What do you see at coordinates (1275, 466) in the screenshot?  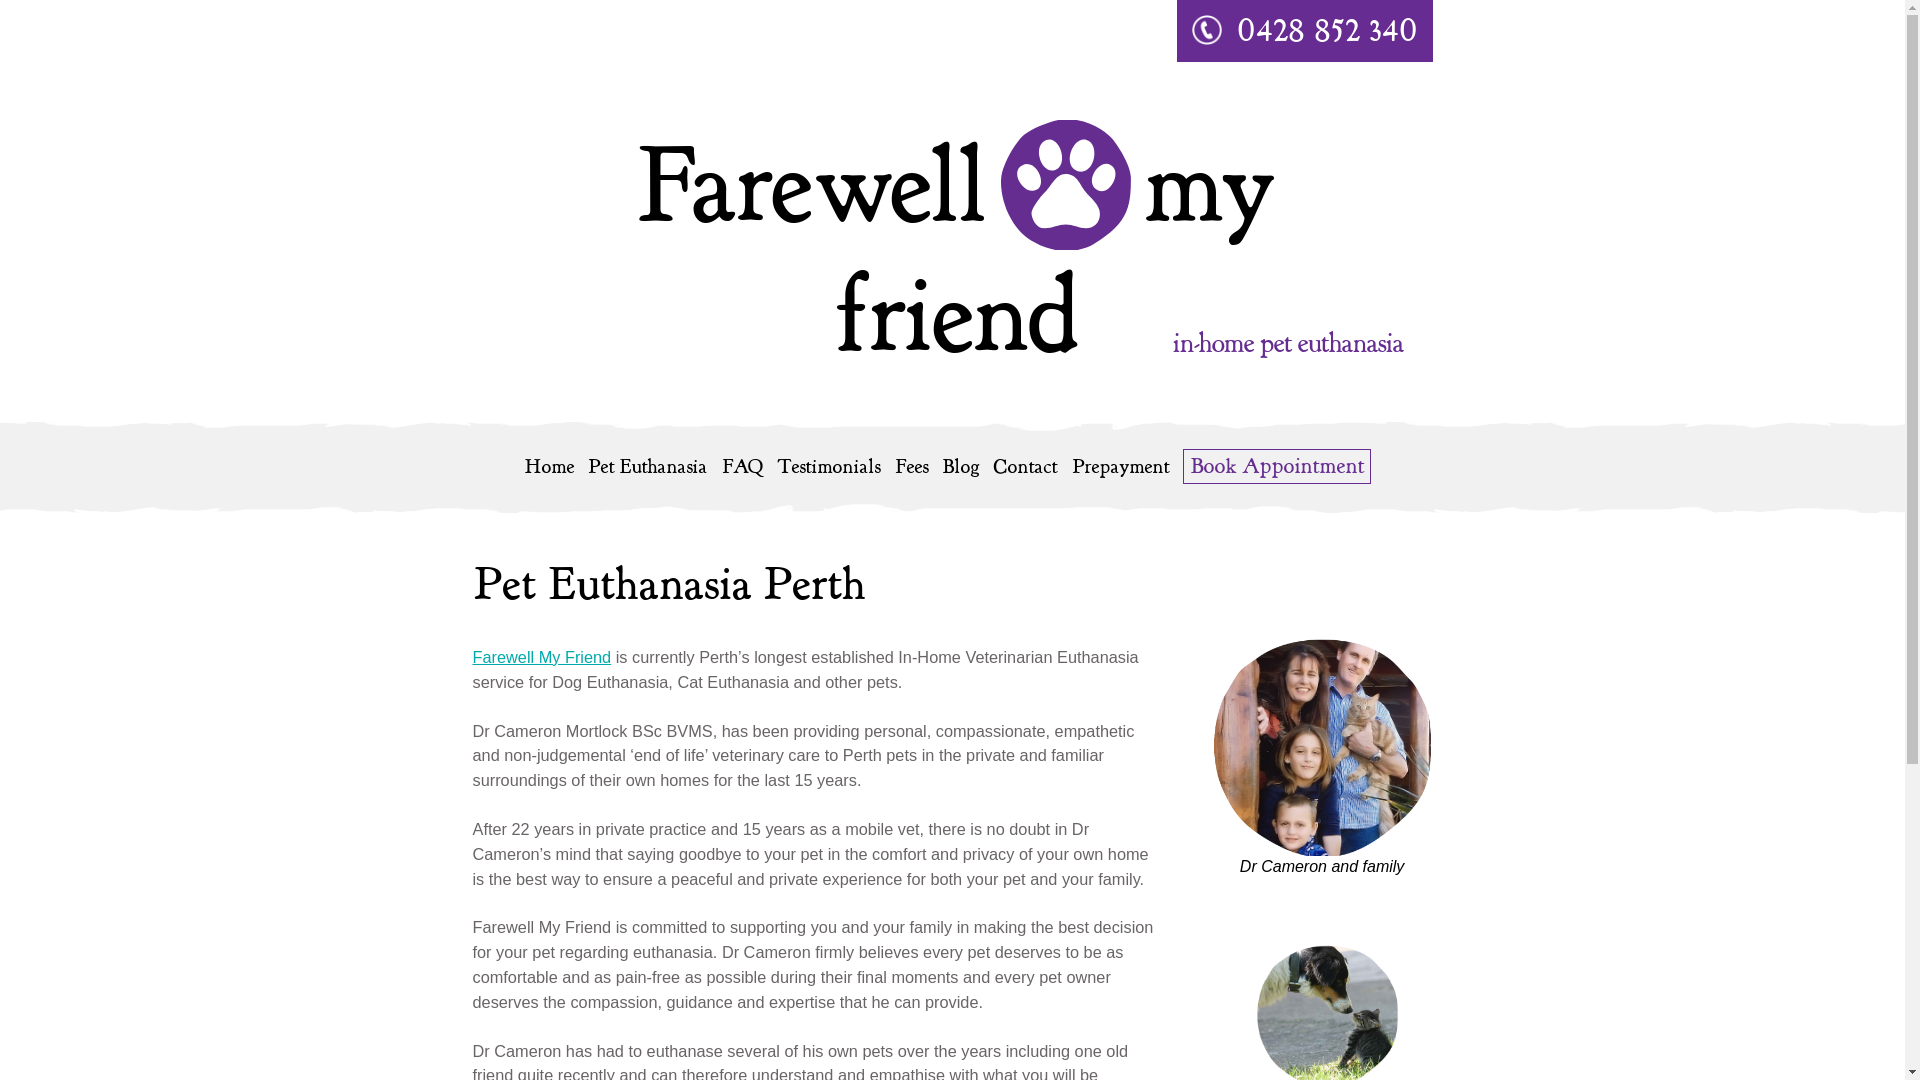 I see `'Book Appointment'` at bounding box center [1275, 466].